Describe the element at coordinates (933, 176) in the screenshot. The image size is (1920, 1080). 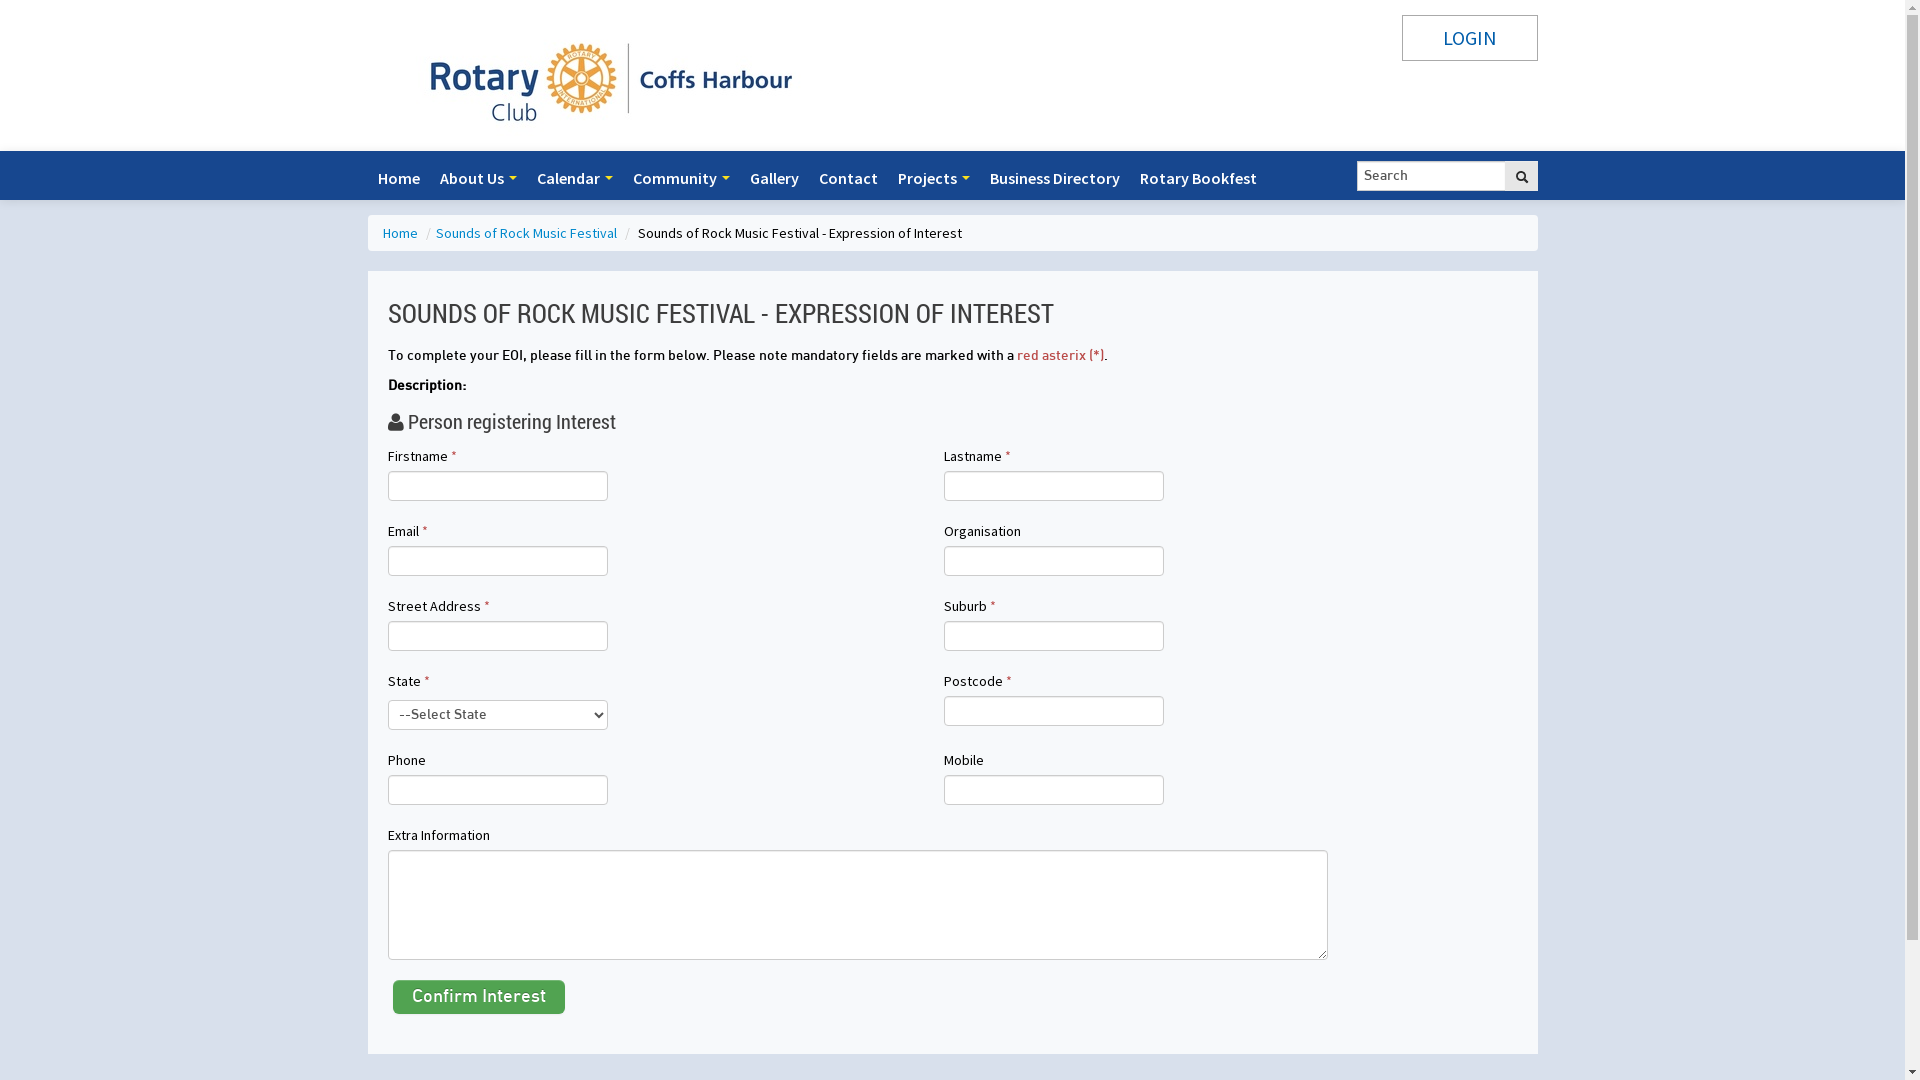
I see `'Projects'` at that location.